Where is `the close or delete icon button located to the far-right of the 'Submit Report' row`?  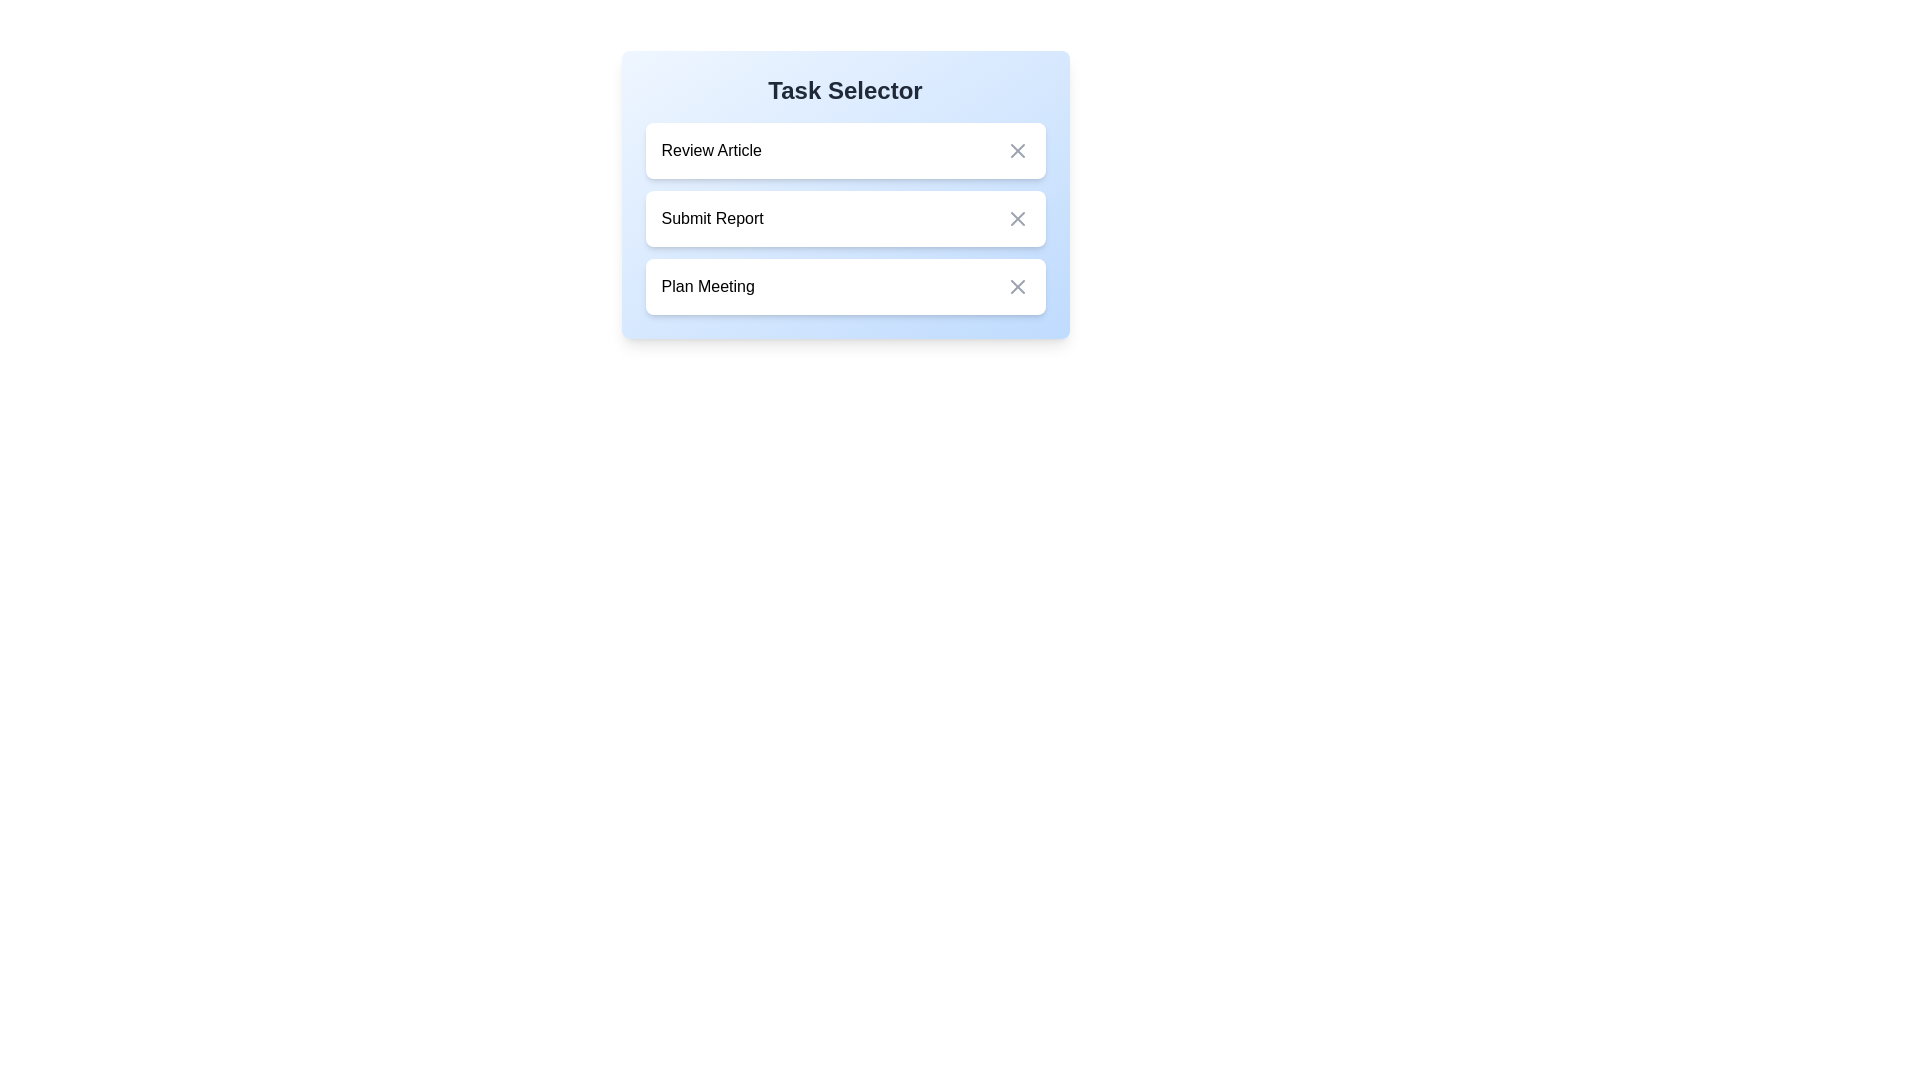
the close or delete icon button located to the far-right of the 'Submit Report' row is located at coordinates (1017, 219).